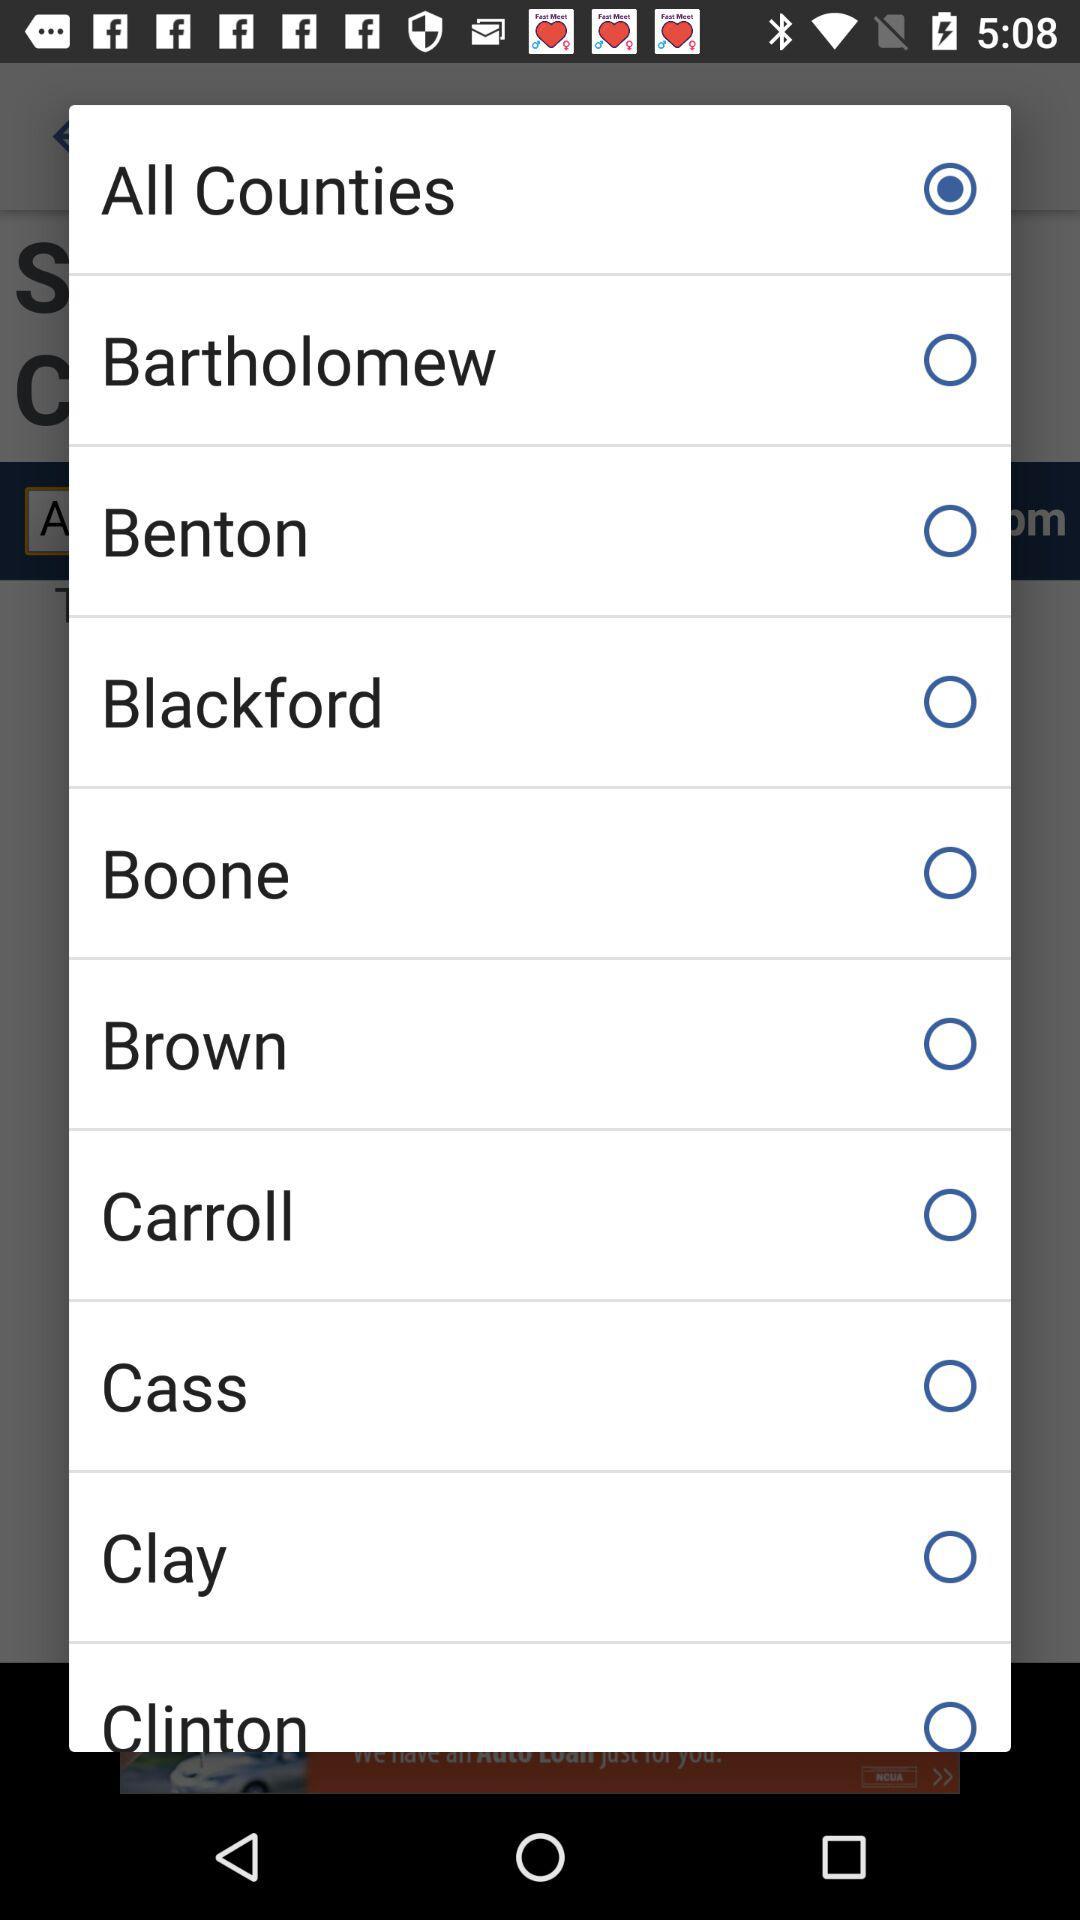  Describe the element at coordinates (540, 188) in the screenshot. I see `all counties` at that location.